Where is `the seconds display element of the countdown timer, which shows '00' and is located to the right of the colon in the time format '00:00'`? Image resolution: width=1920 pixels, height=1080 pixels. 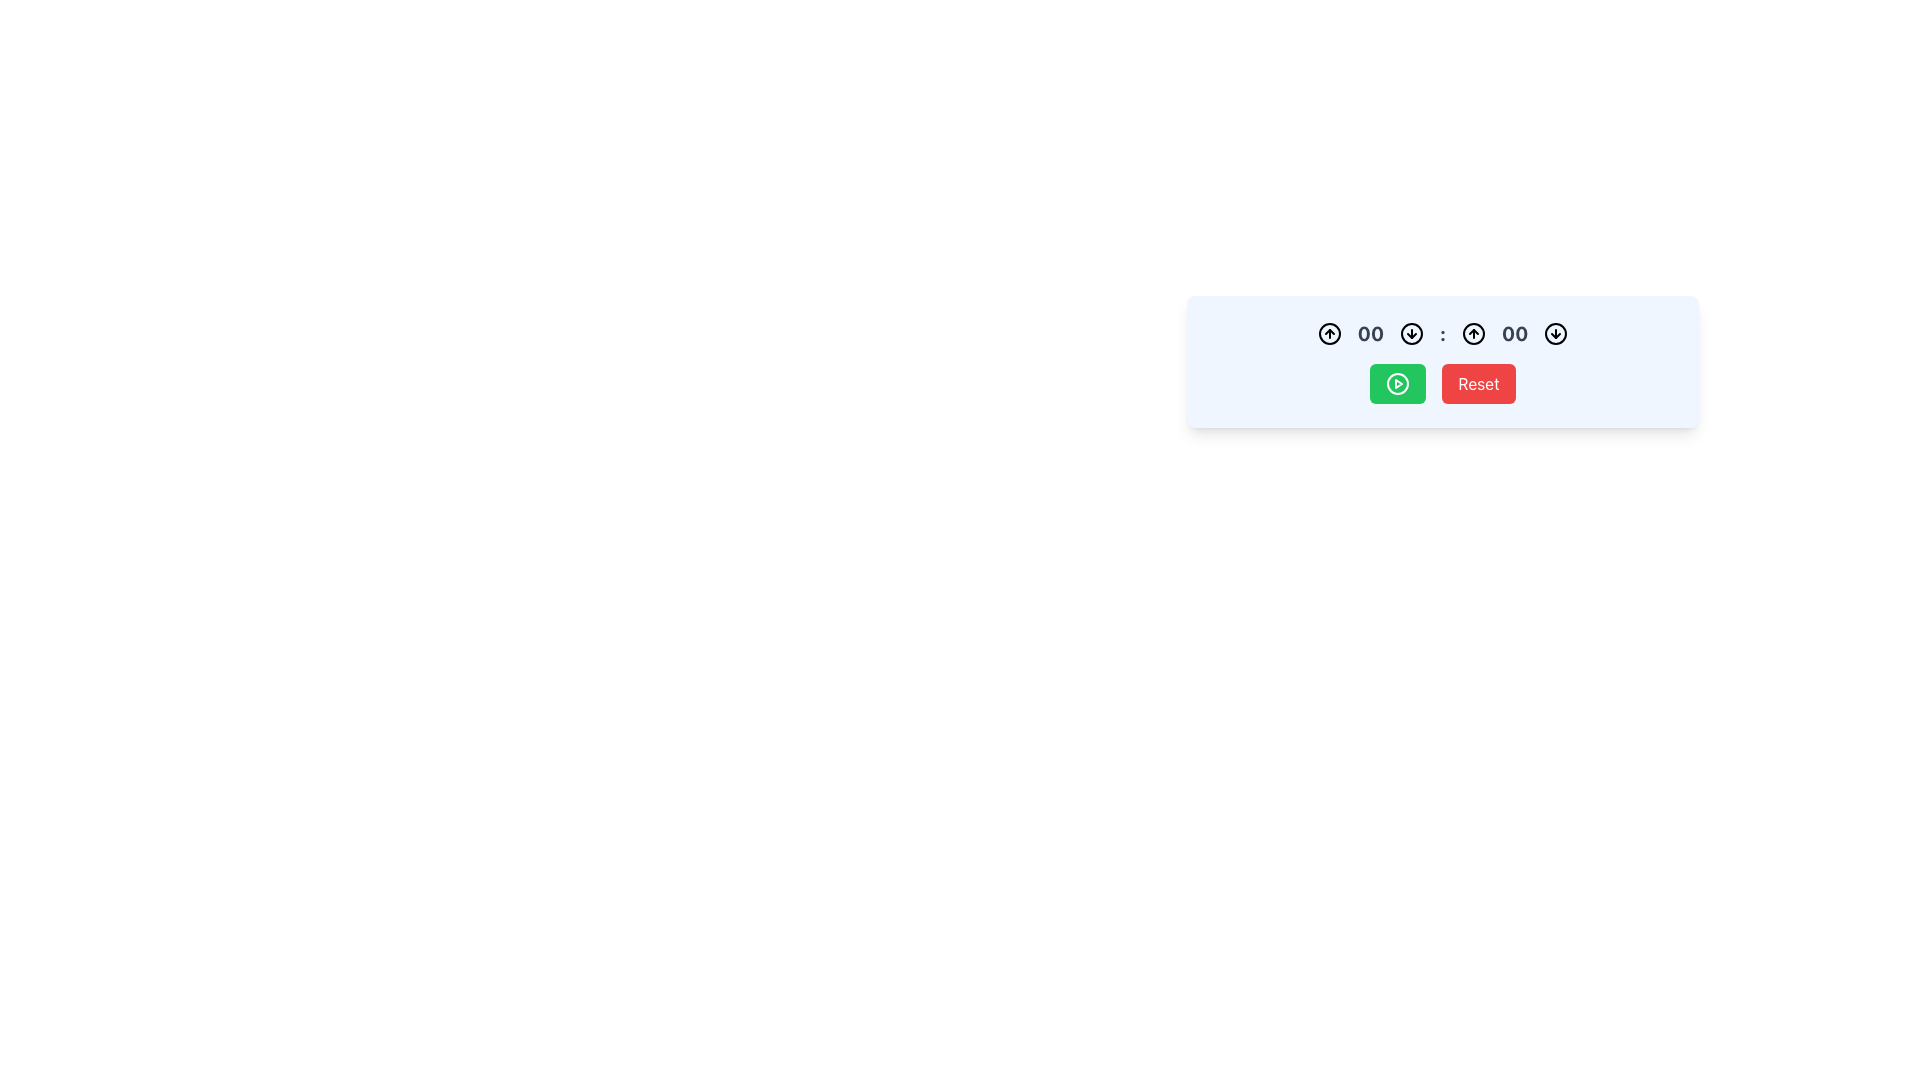 the seconds display element of the countdown timer, which shows '00' and is located to the right of the colon in the time format '00:00' is located at coordinates (1515, 333).